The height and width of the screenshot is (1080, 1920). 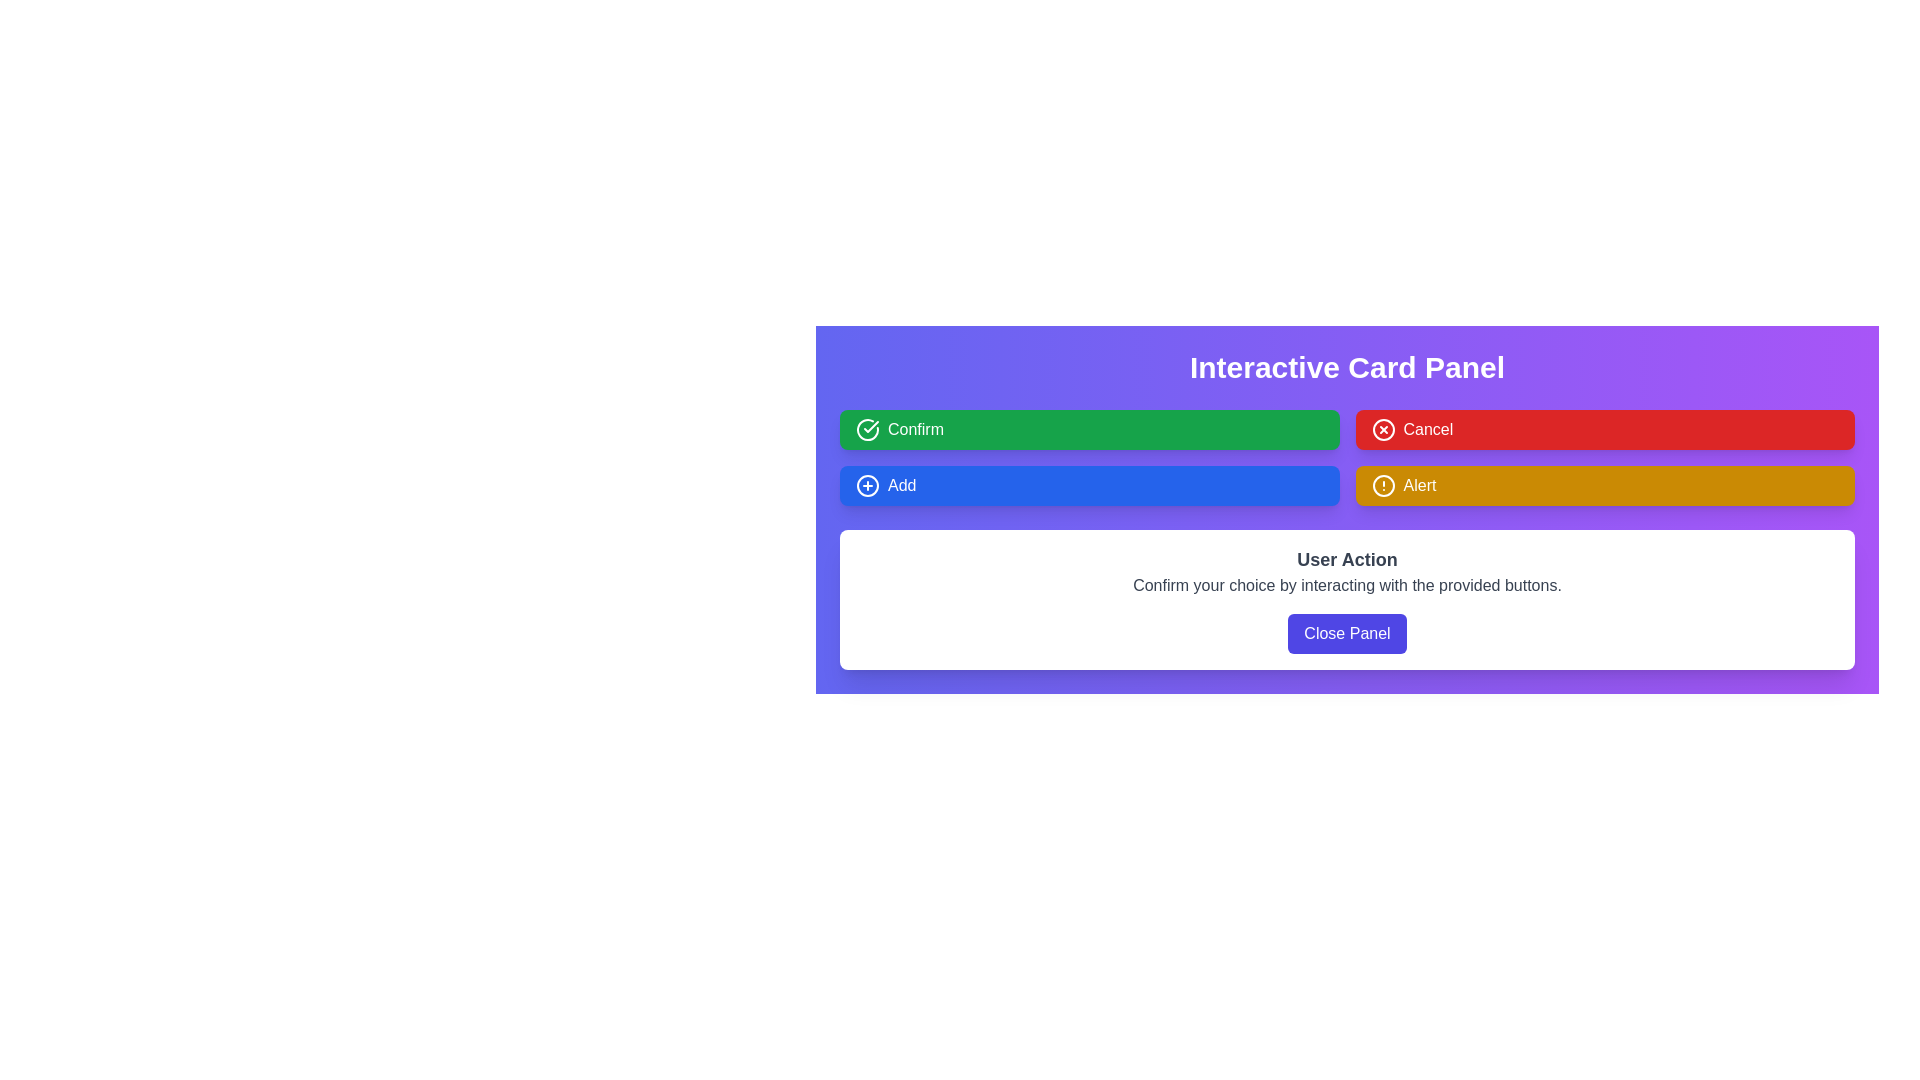 I want to click on the text label or heading at the top-center of the interactive card panel, which provides context for the panel's purpose, so click(x=1347, y=367).